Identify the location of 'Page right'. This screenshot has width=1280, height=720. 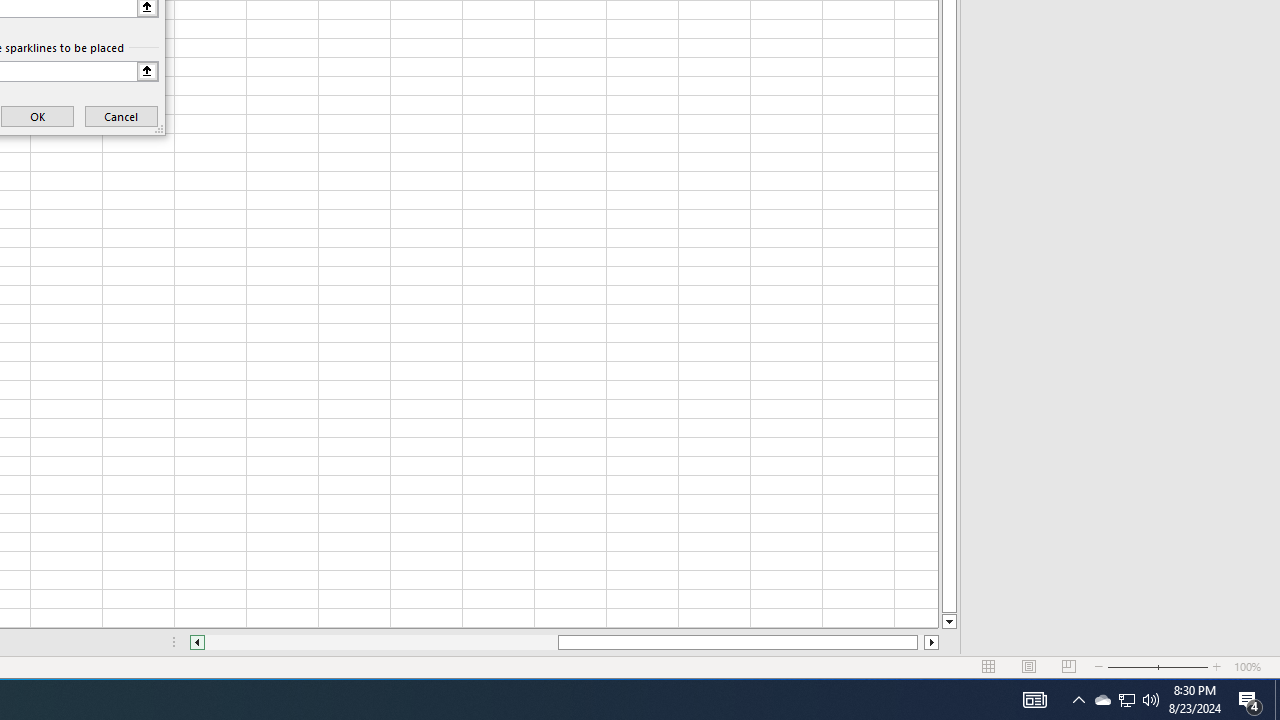
(919, 642).